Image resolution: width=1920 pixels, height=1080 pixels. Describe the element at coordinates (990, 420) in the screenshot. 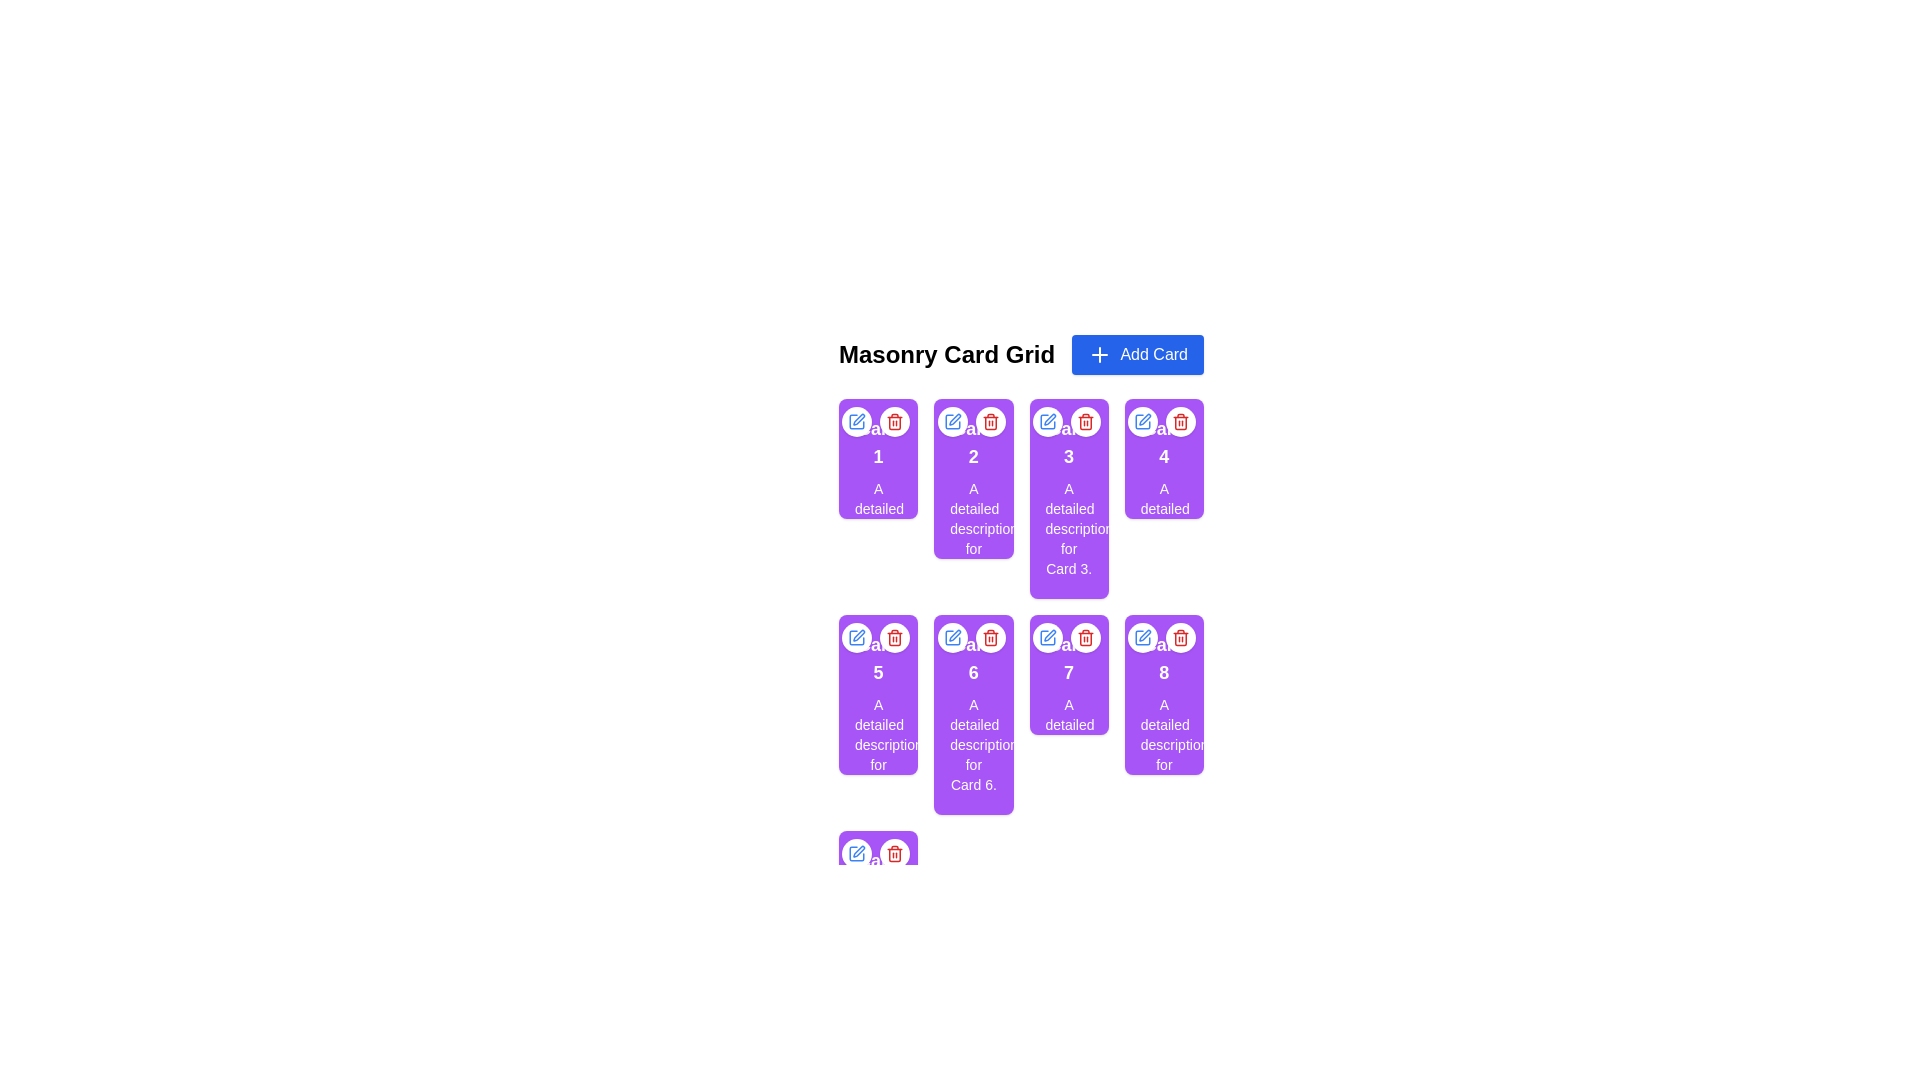

I see `the compact circular button with a white background and red highlights, featuring a trashcan icon, located in the top-right corner of card '2'` at that location.